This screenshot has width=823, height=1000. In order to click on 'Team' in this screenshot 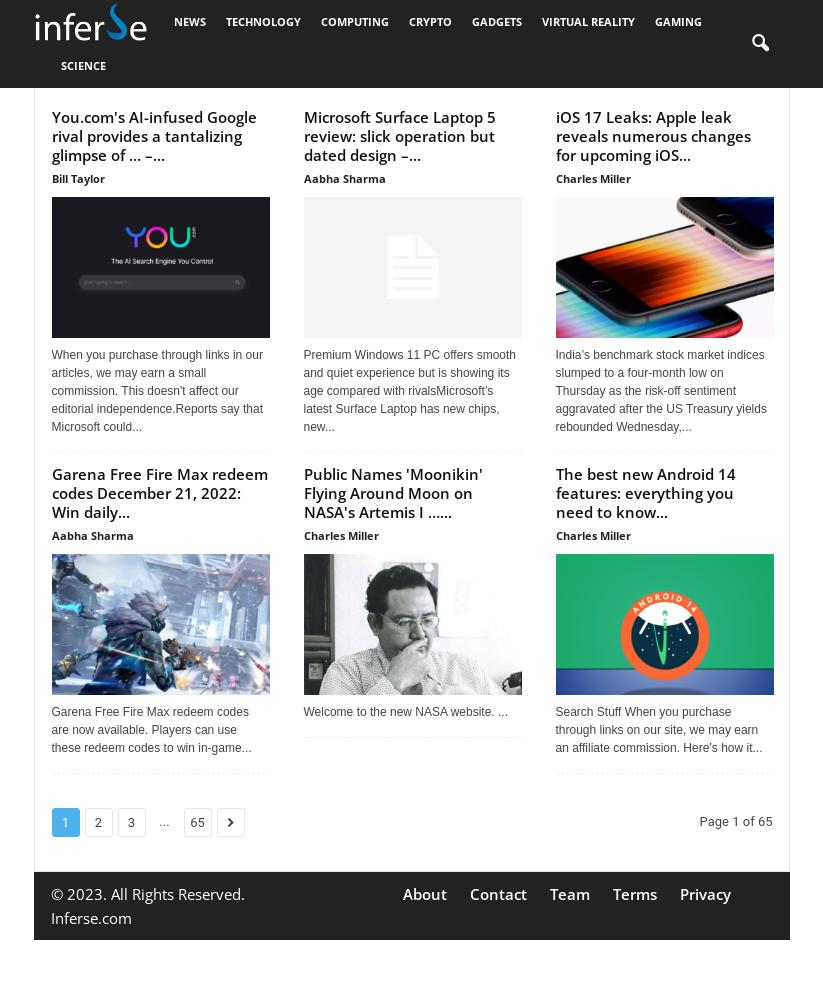, I will do `click(569, 894)`.